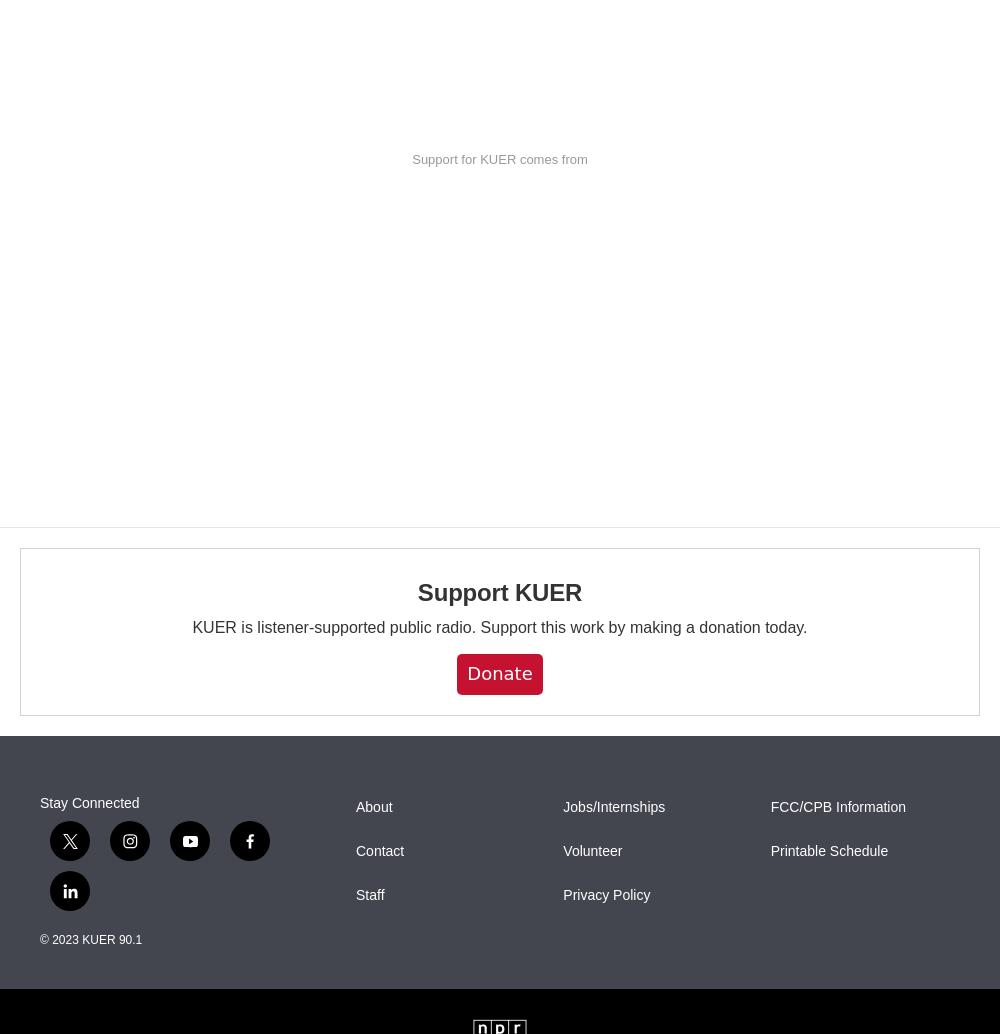 Image resolution: width=1000 pixels, height=1034 pixels. Describe the element at coordinates (498, 592) in the screenshot. I see `'Support KUER'` at that location.